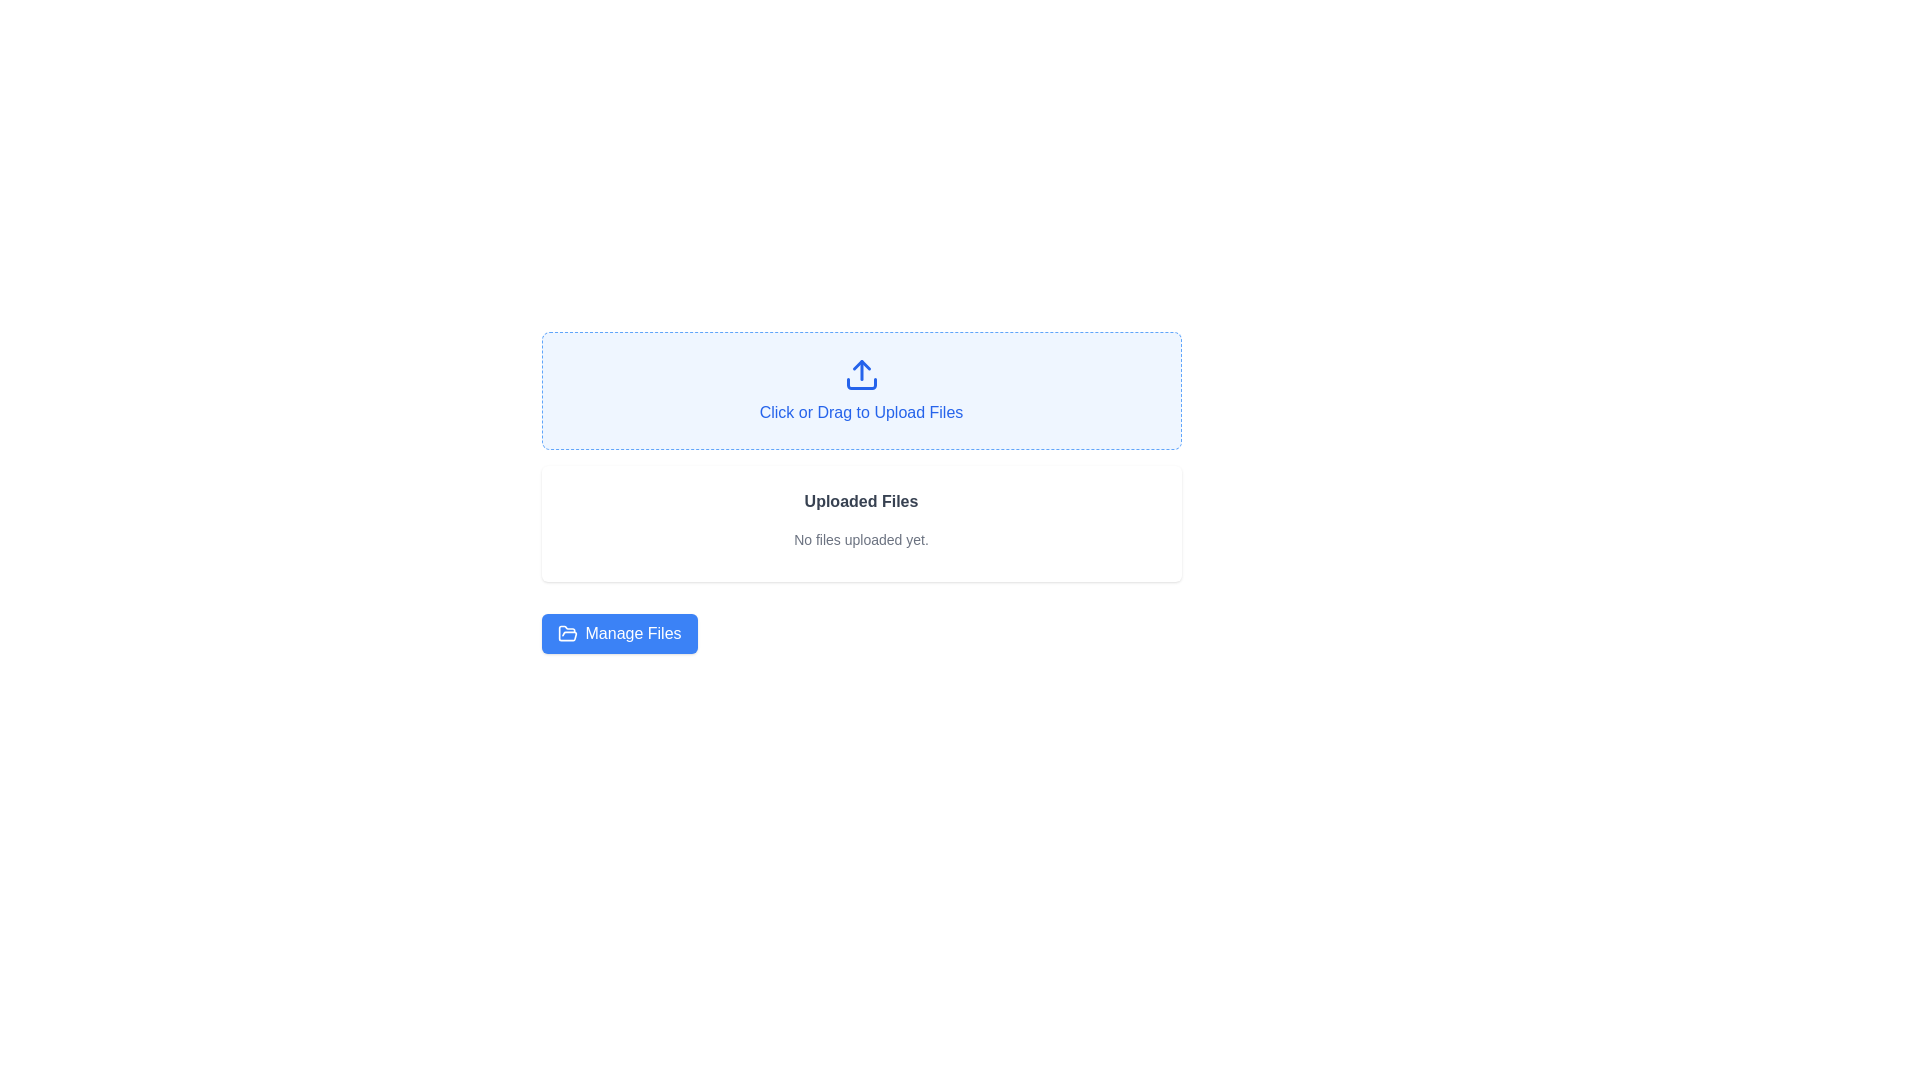 This screenshot has height=1080, width=1920. I want to click on the blue folder icon located above the 'Manage Files' button in the bottom section of the interface, so click(566, 633).